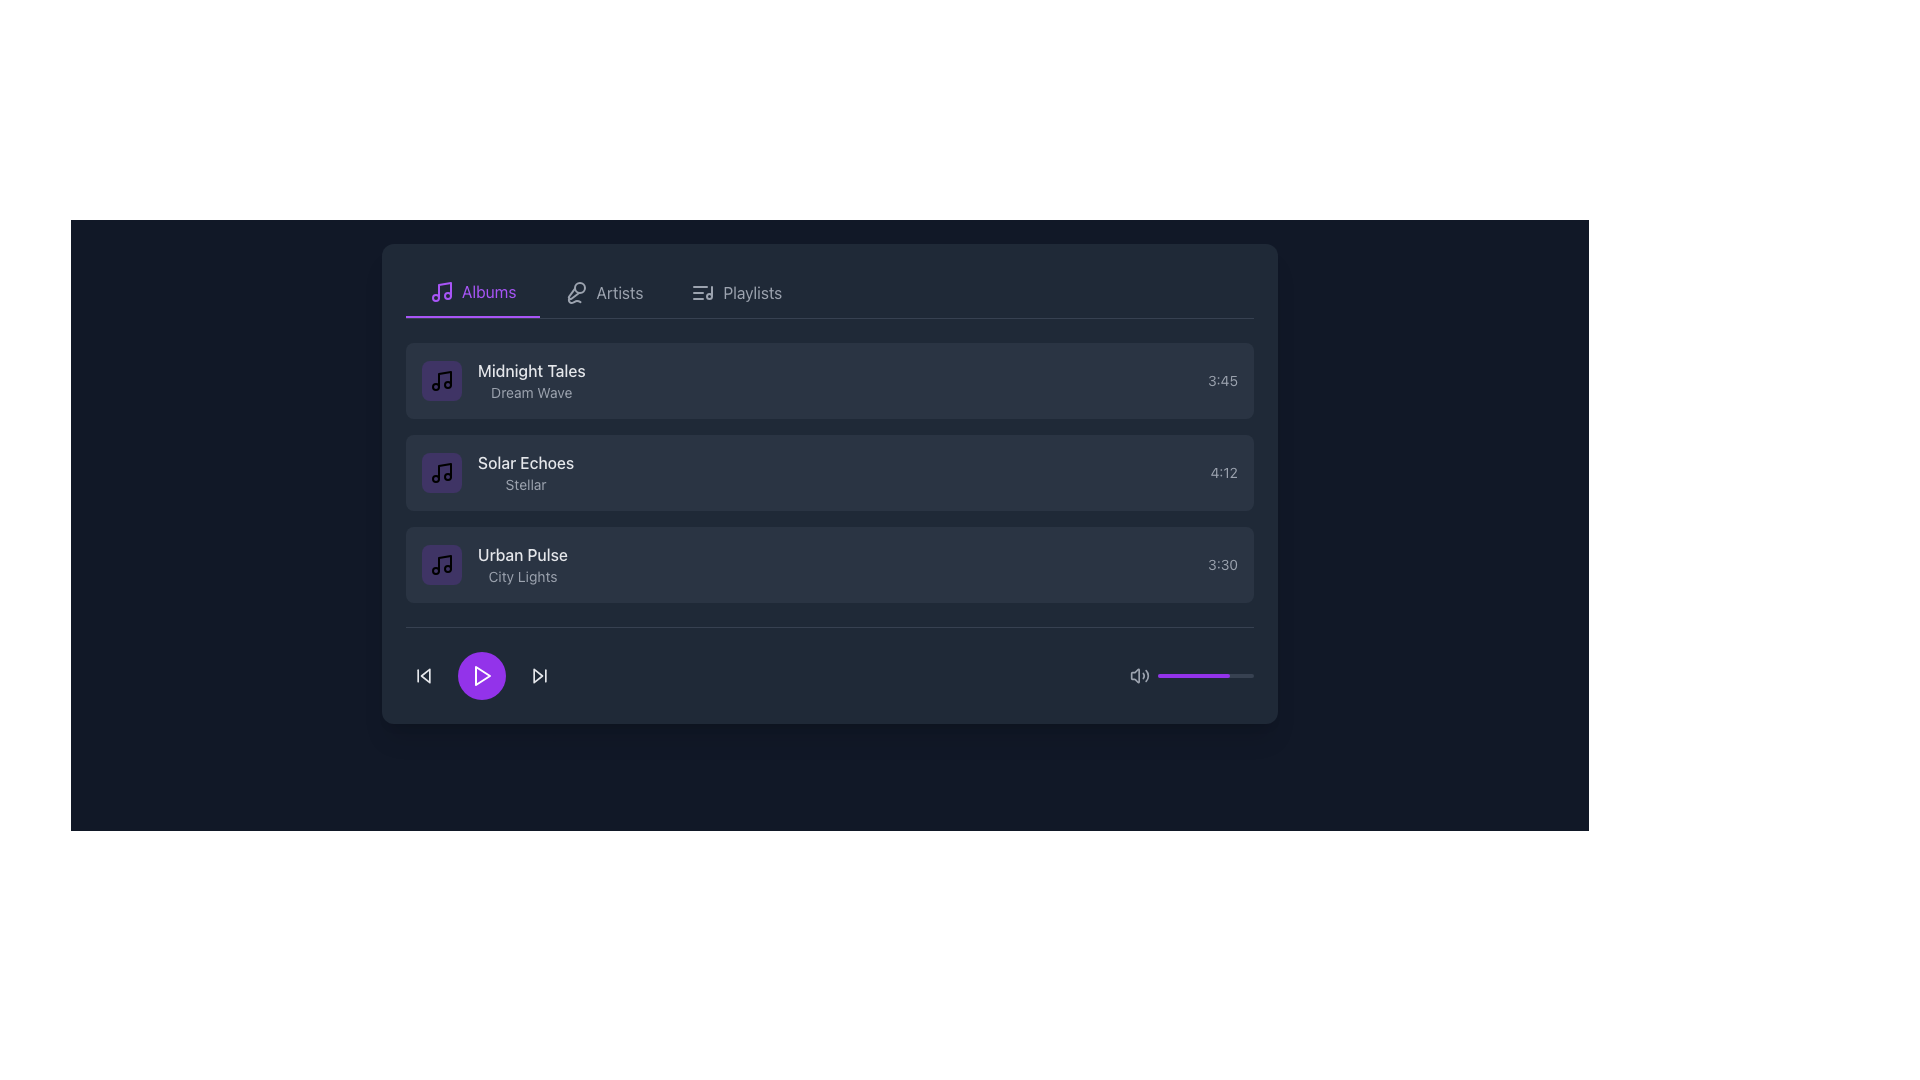  I want to click on the text label displaying the title and subtitle of a music album or song, which is the third item, so click(523, 564).